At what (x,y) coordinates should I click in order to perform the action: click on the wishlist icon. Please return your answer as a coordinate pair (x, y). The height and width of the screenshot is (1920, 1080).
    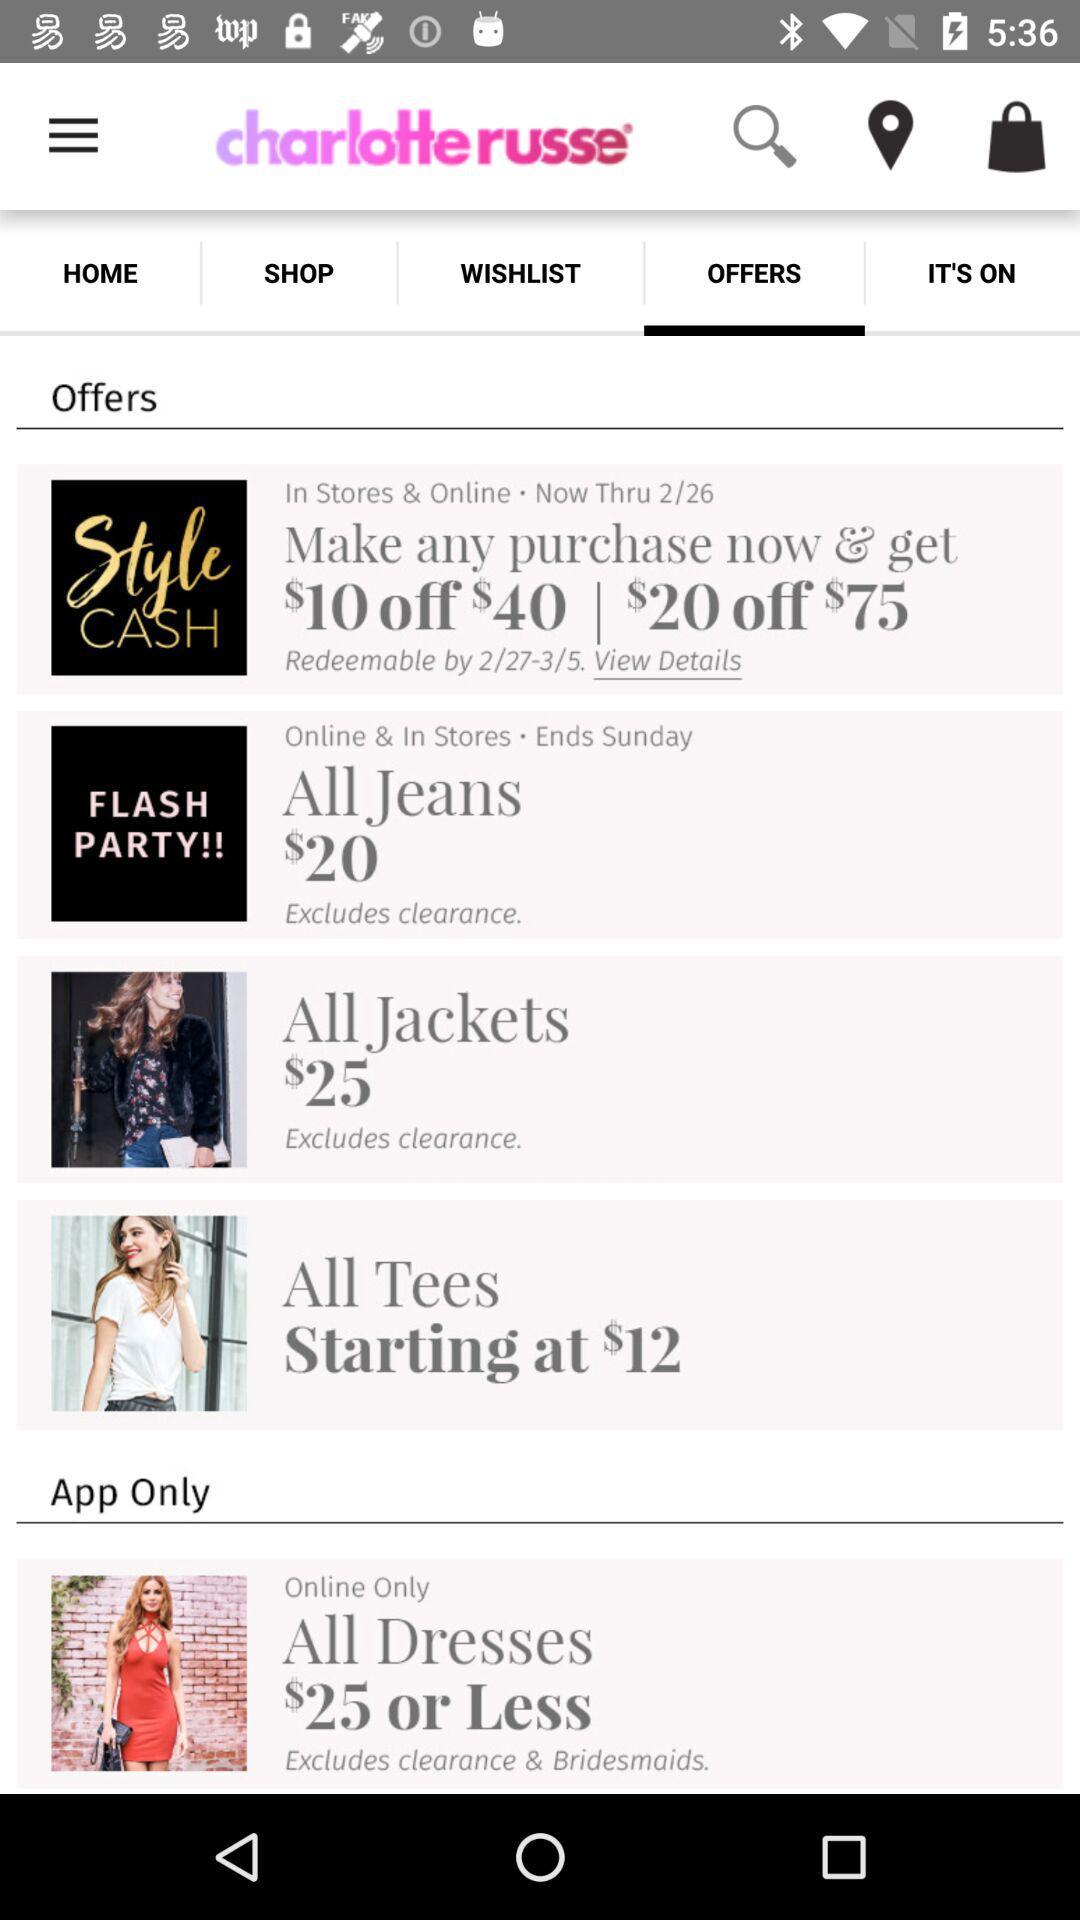
    Looking at the image, I should click on (519, 272).